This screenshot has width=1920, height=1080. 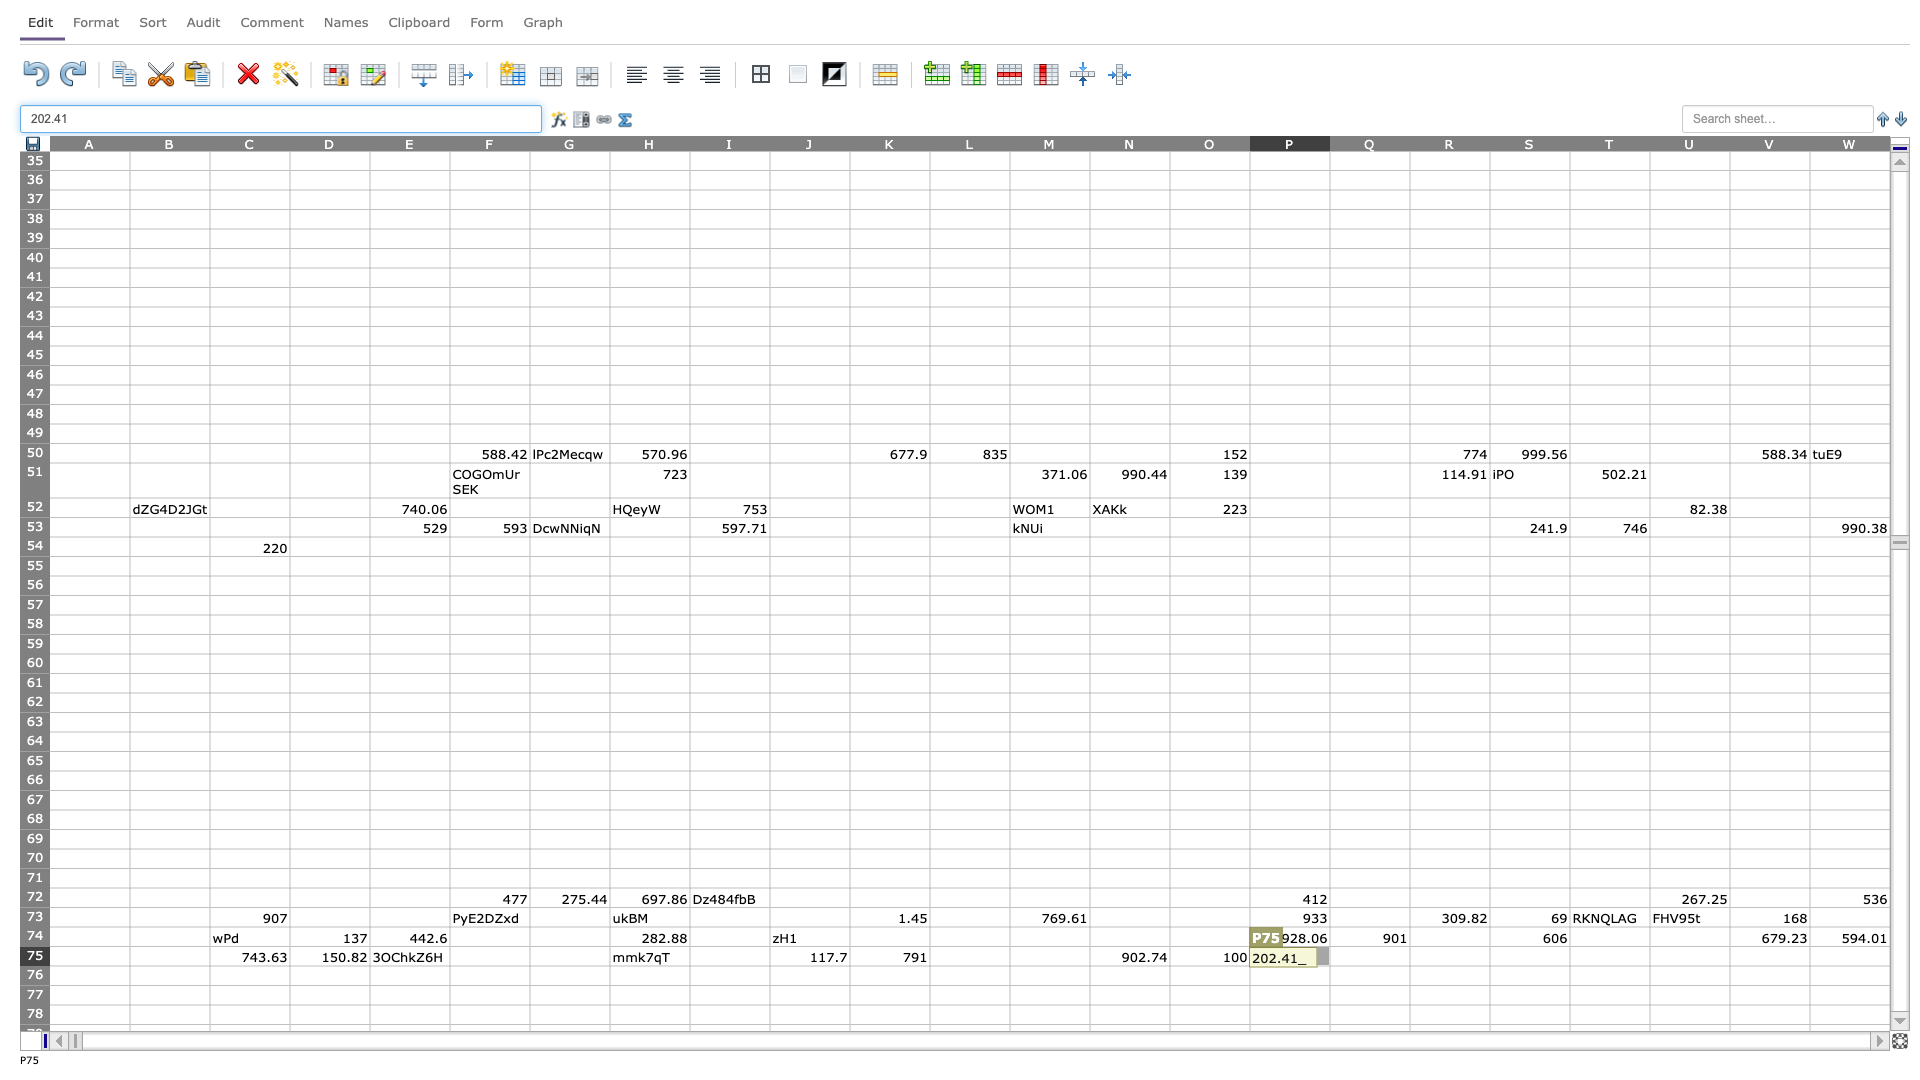 What do you see at coordinates (1489, 945) in the screenshot?
I see `top left at column S row 75` at bounding box center [1489, 945].